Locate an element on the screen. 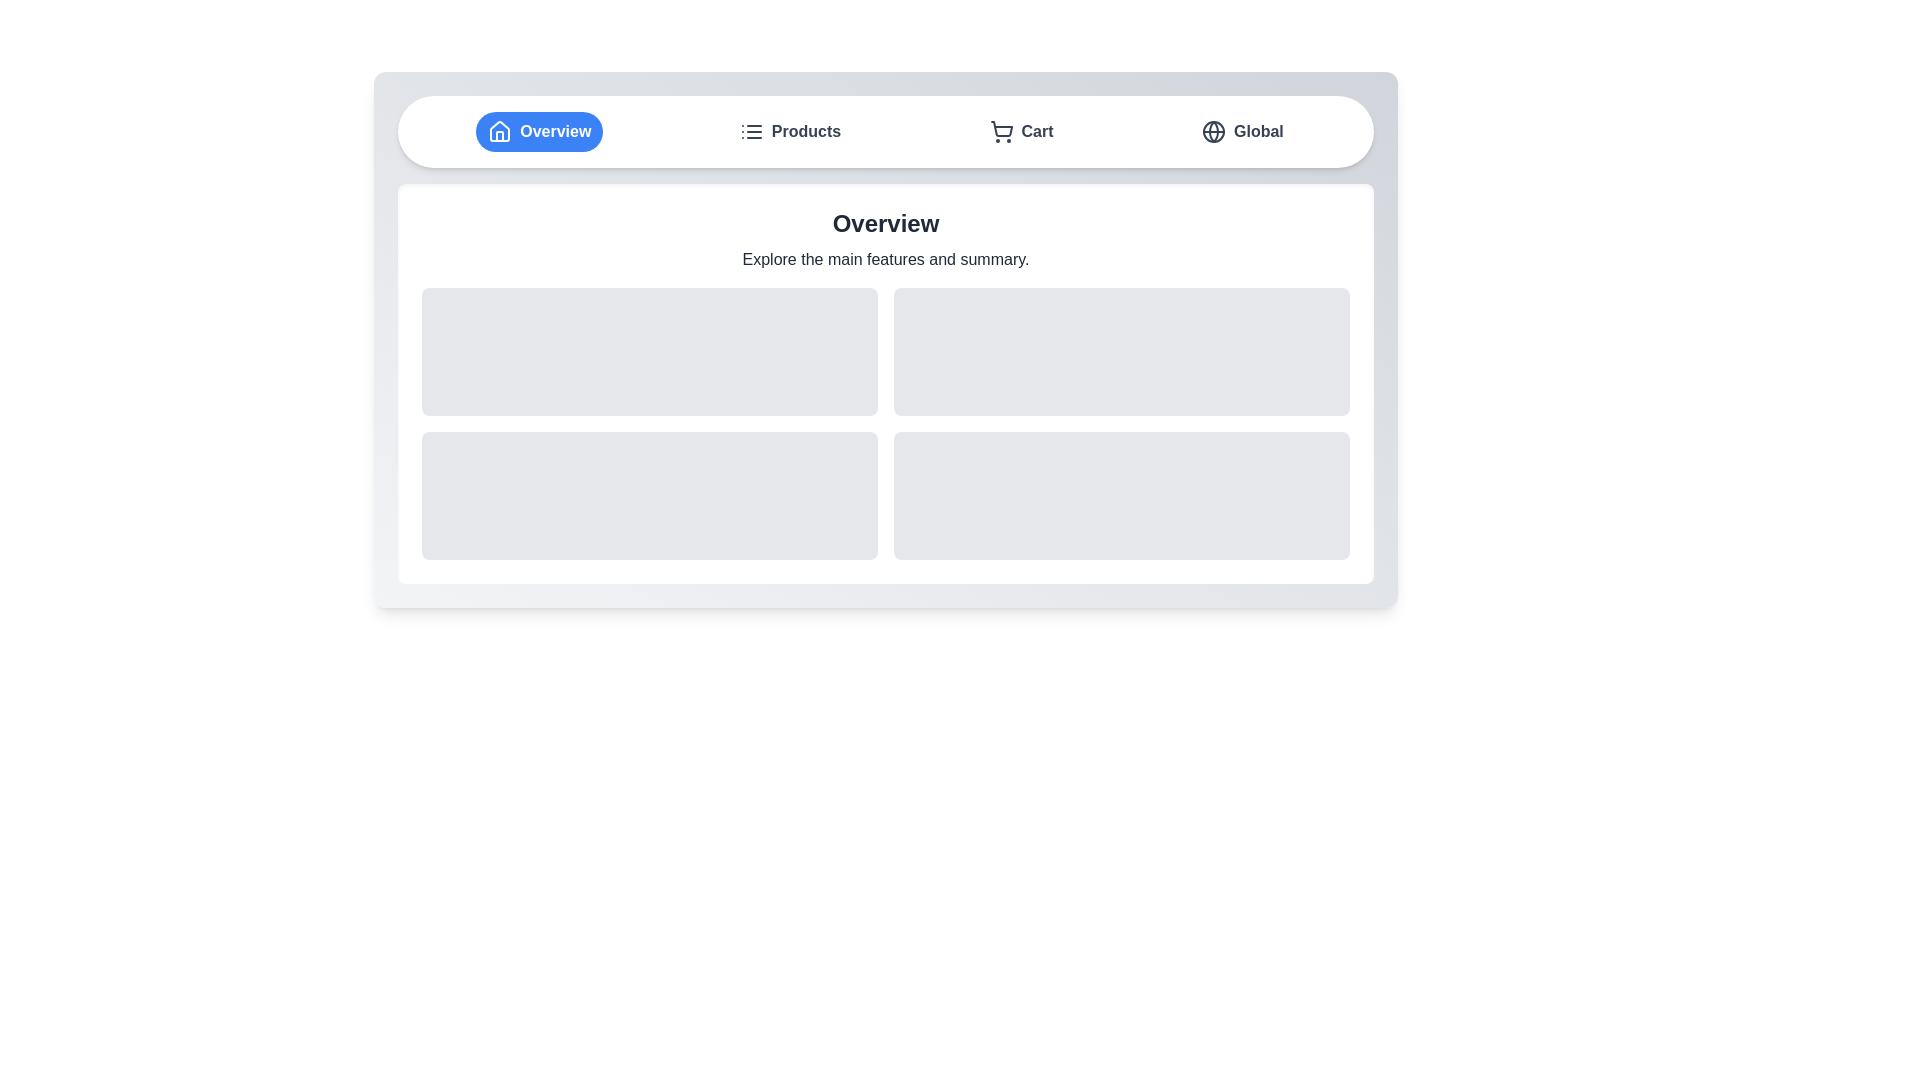 The height and width of the screenshot is (1080, 1920). the Products tab to observe visual feedback is located at coordinates (789, 131).